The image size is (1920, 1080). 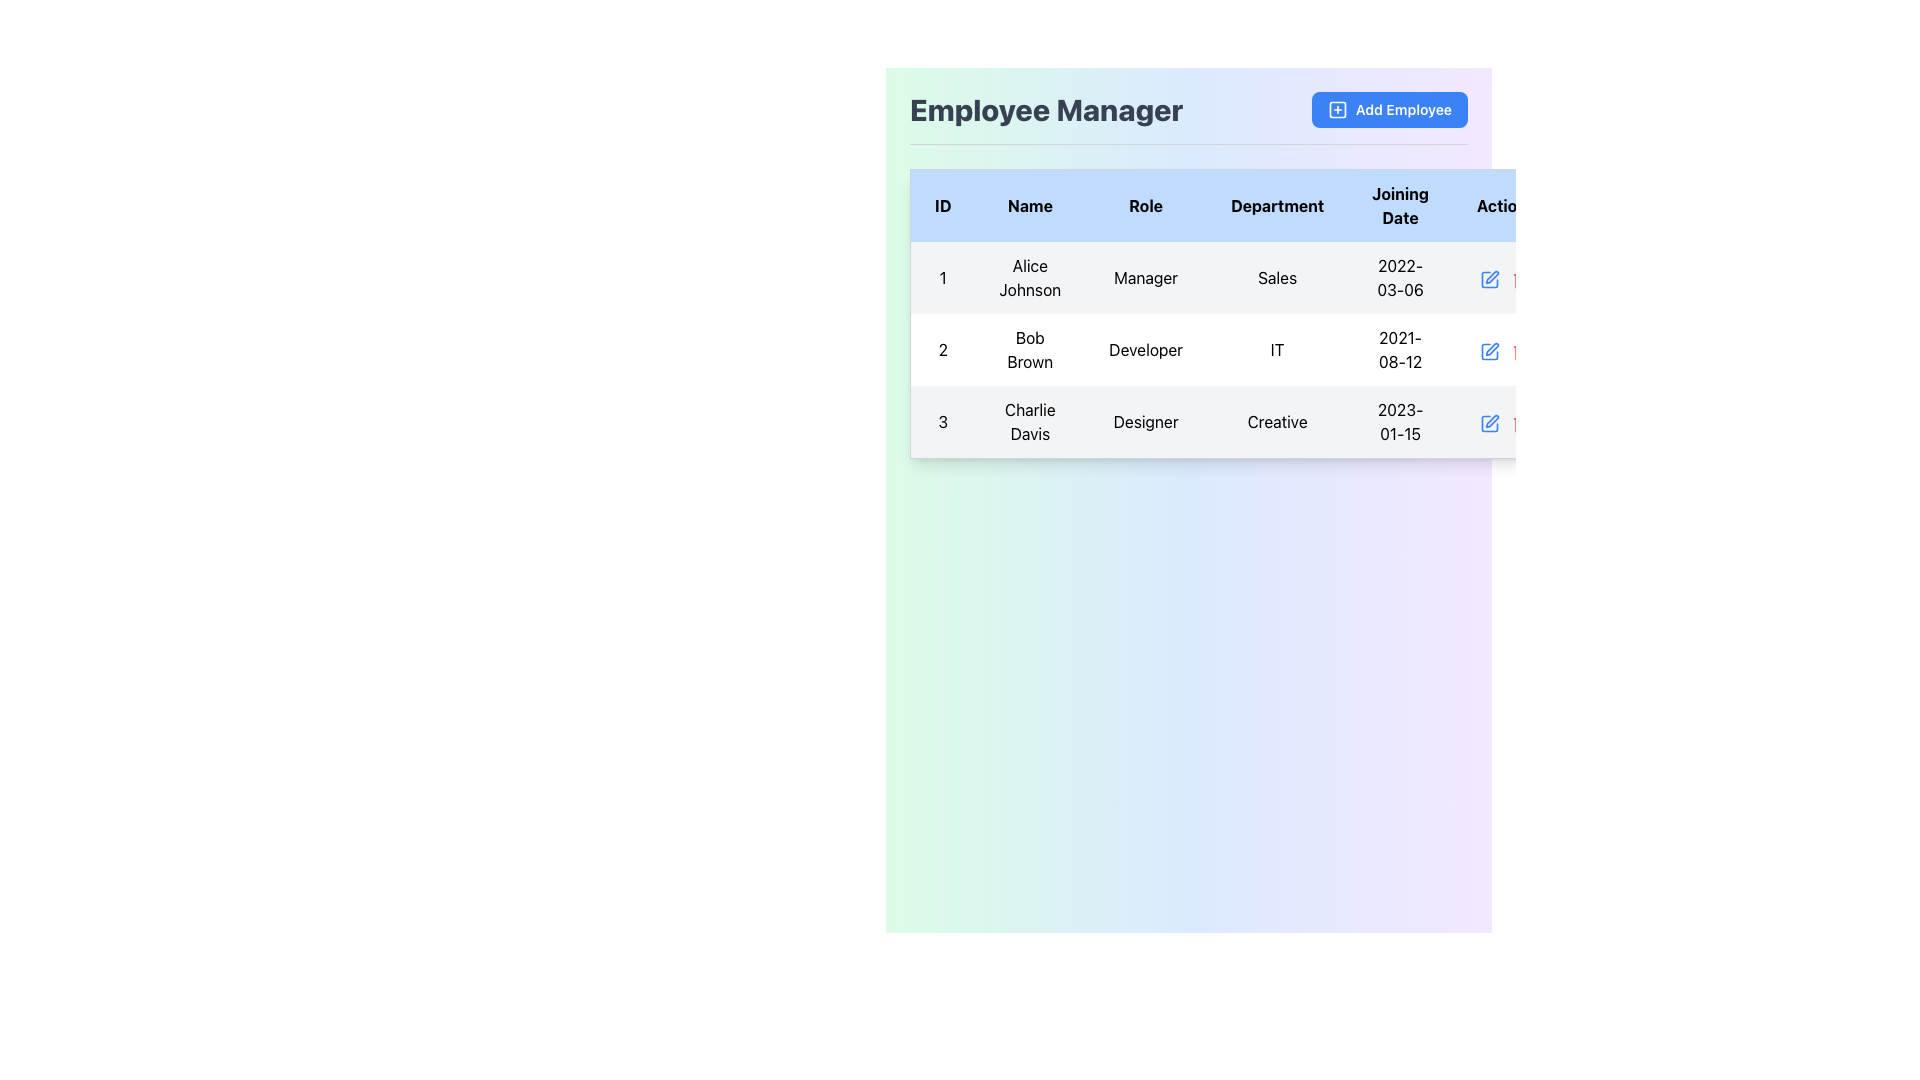 What do you see at coordinates (1337, 110) in the screenshot?
I see `the SVG icon representing the 'Add Employee' button` at bounding box center [1337, 110].